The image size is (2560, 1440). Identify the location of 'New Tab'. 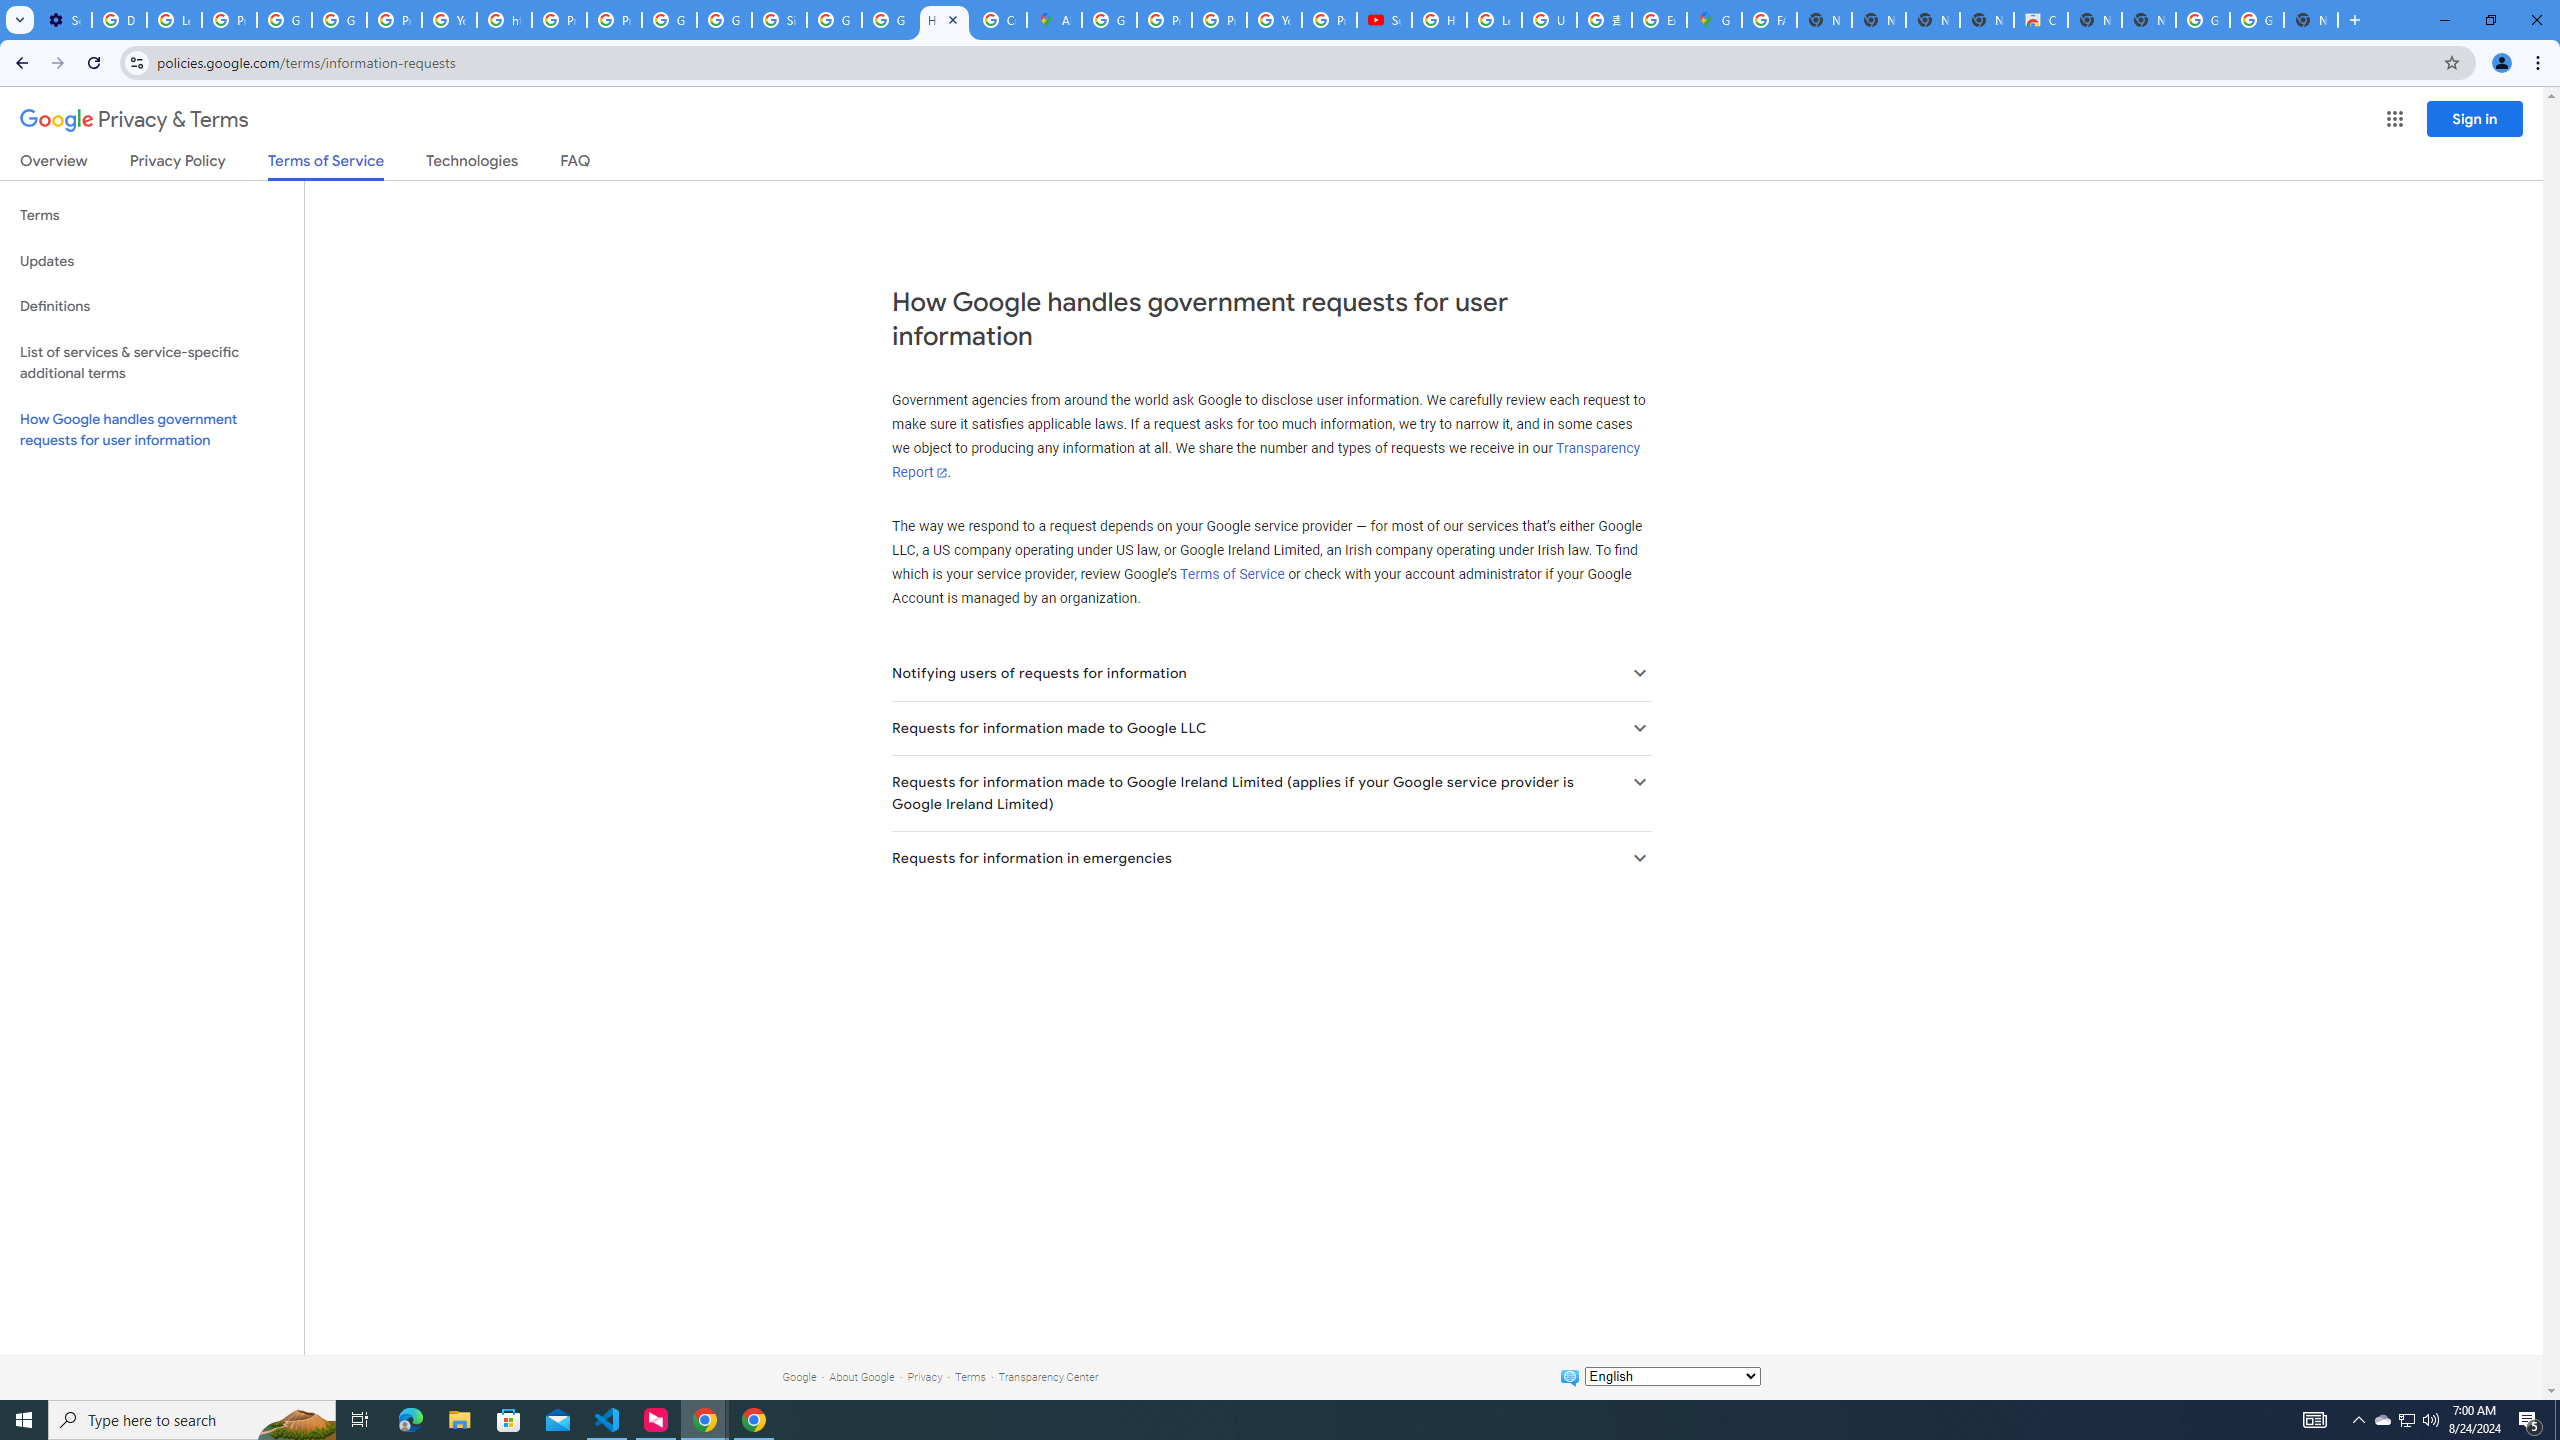
(2311, 19).